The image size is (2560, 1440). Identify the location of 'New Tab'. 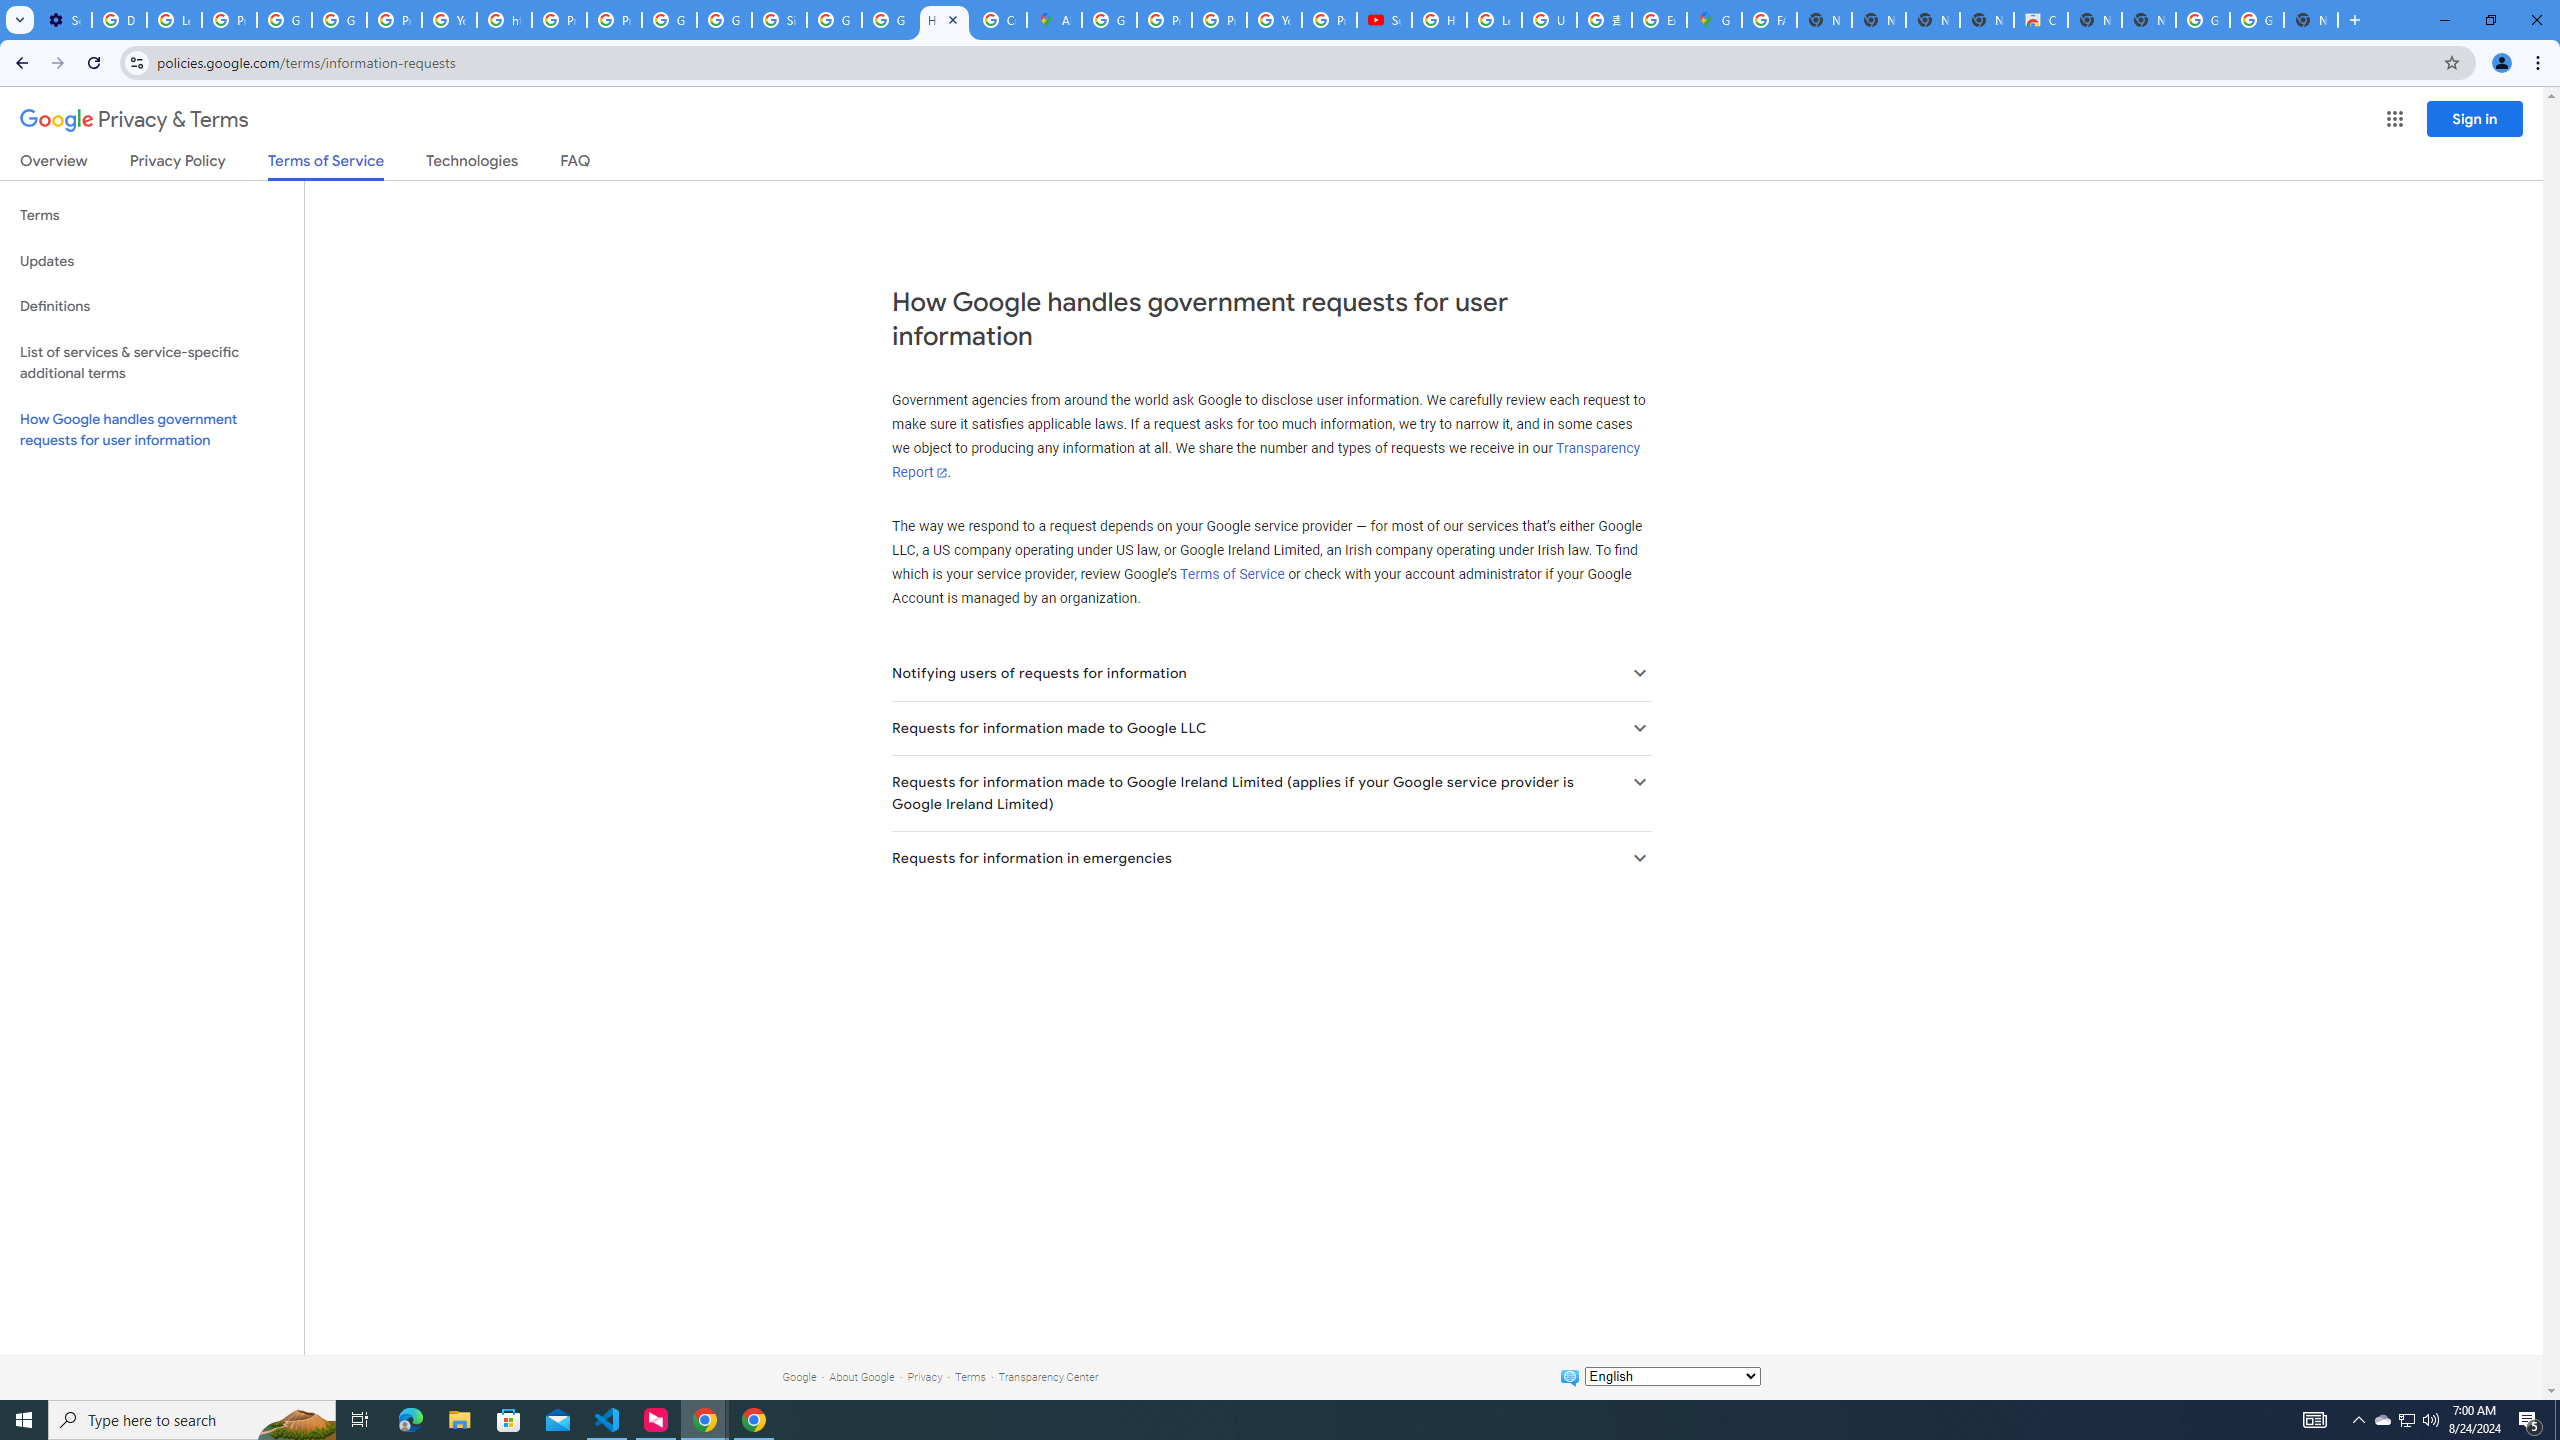
(2311, 19).